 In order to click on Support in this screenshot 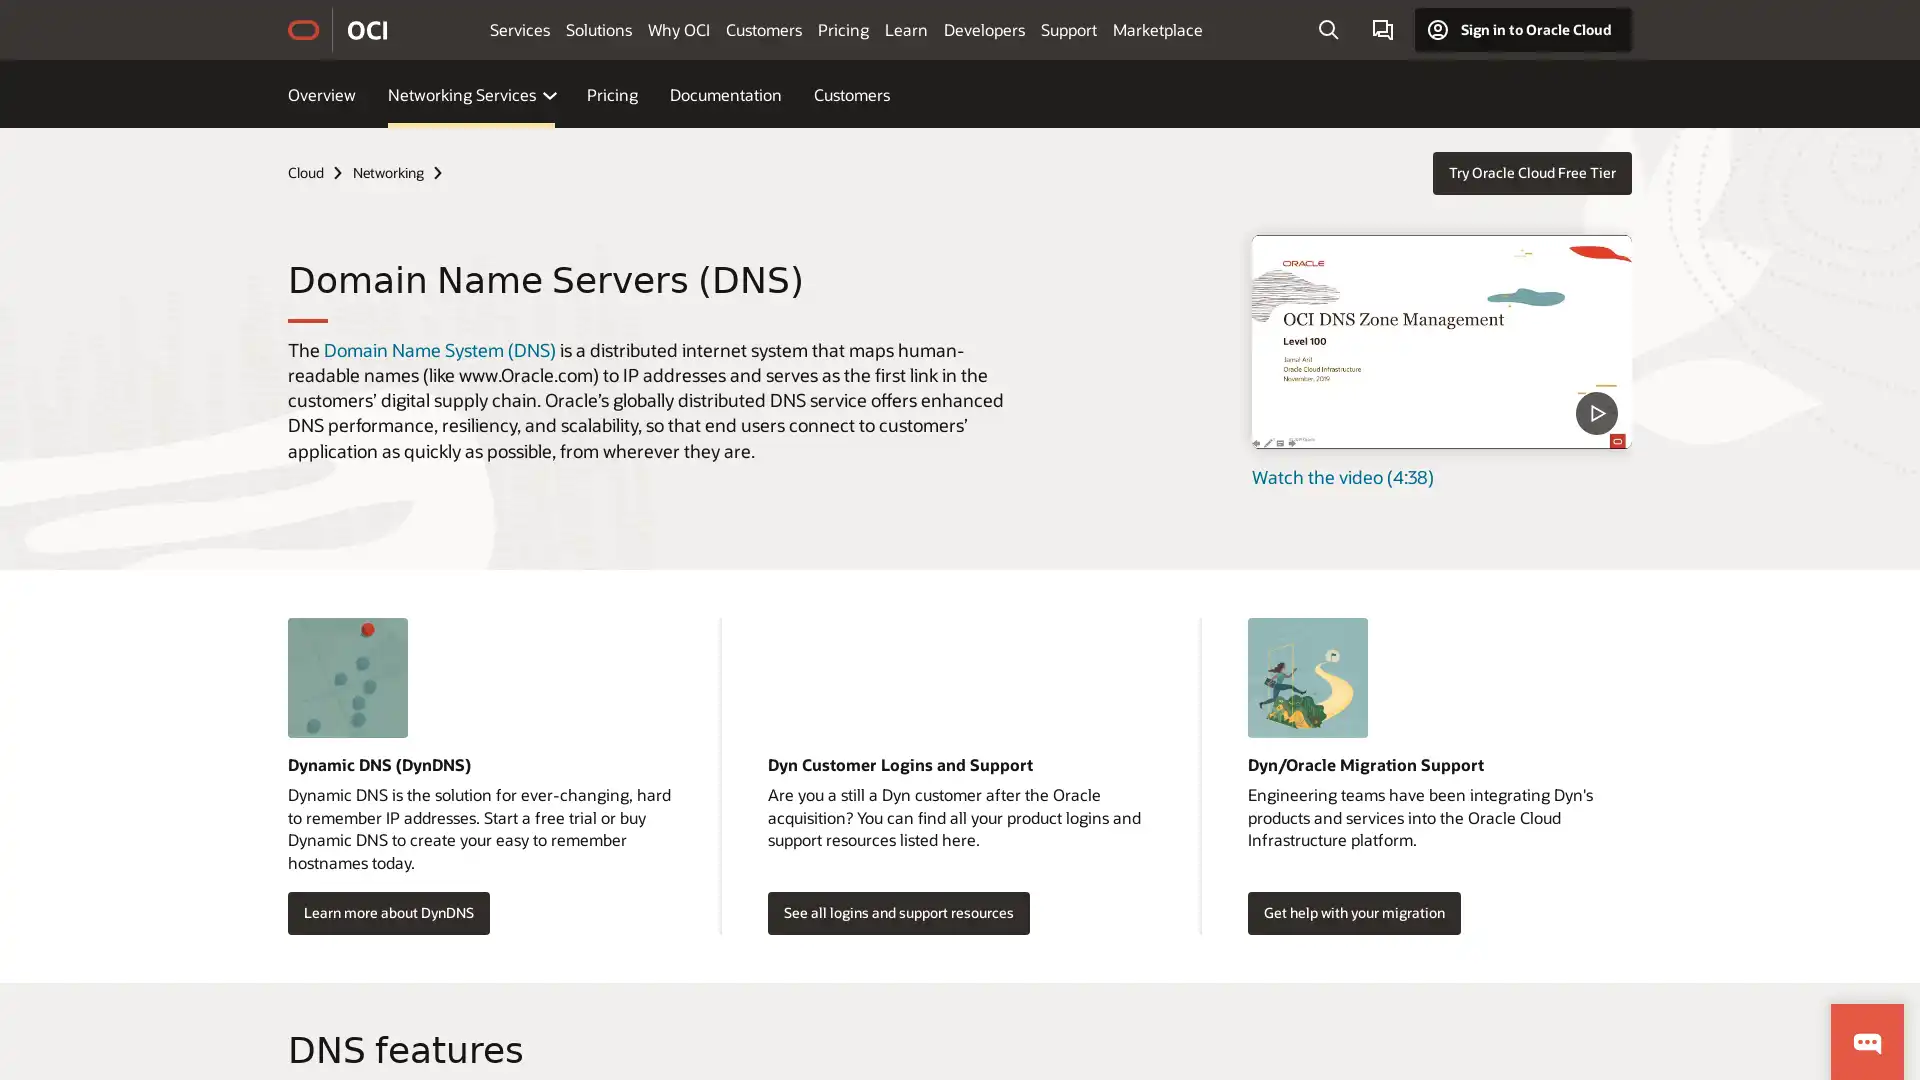, I will do `click(1068, 29)`.